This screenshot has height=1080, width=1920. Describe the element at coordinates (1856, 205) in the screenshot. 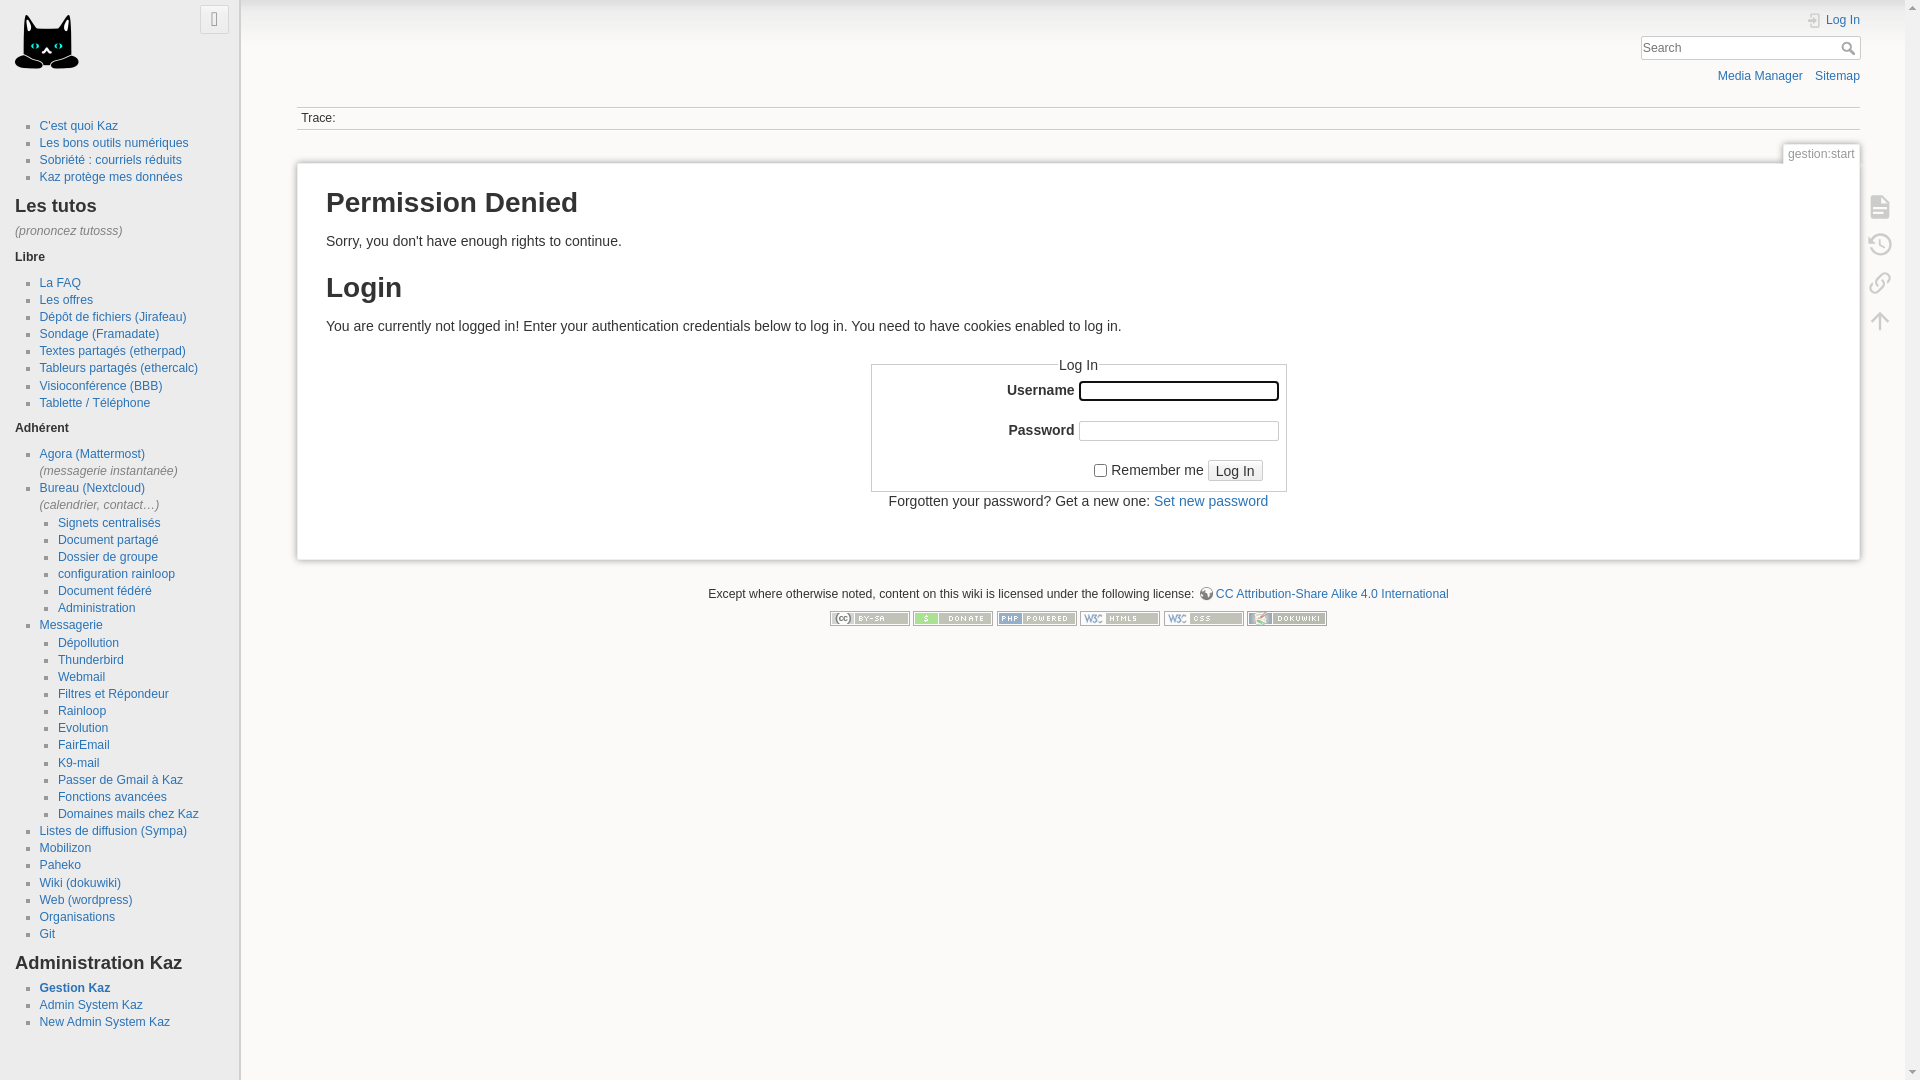

I see `'Show page [v]'` at that location.